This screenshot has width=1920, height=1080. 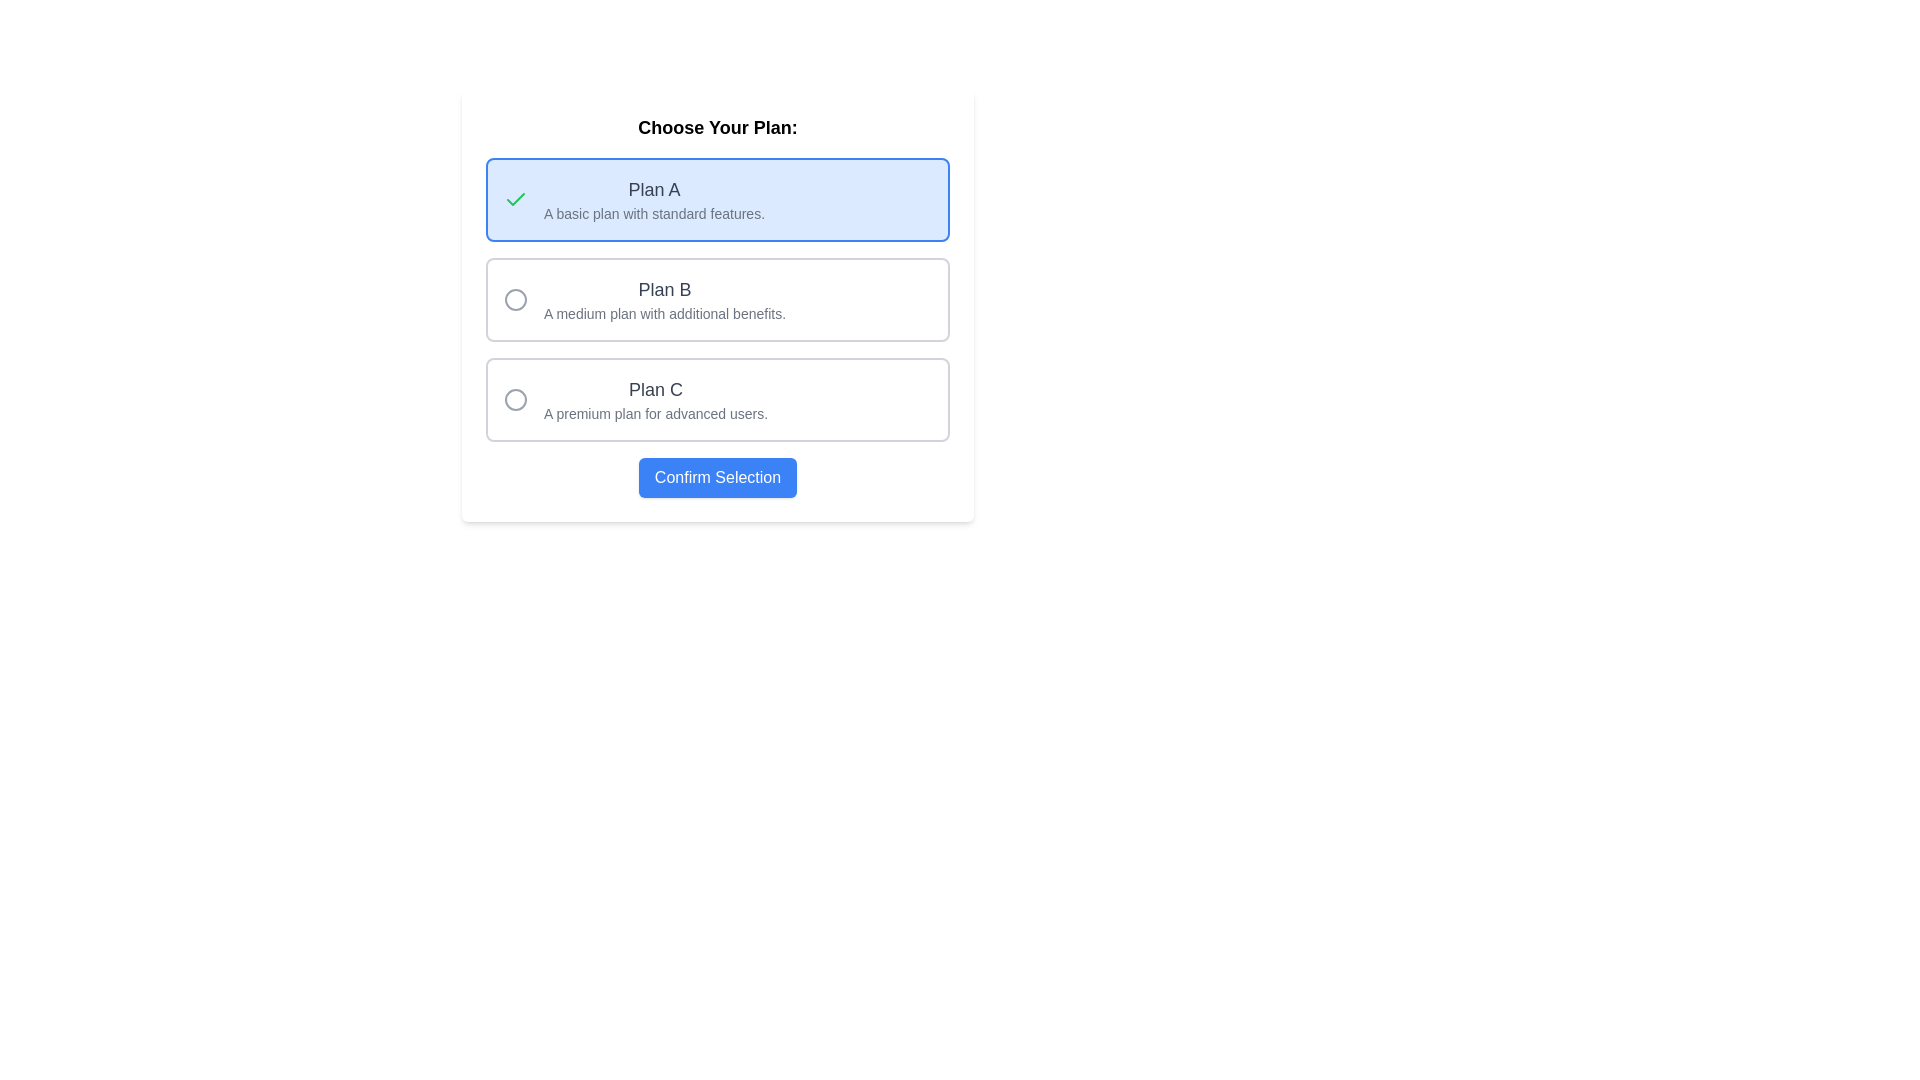 What do you see at coordinates (665, 300) in the screenshot?
I see `to select the option associated with 'Plan B', which is the second option in a vertical list of plans, featuring a medium-sized darker font for the title and a smaller lighter font for the description` at bounding box center [665, 300].